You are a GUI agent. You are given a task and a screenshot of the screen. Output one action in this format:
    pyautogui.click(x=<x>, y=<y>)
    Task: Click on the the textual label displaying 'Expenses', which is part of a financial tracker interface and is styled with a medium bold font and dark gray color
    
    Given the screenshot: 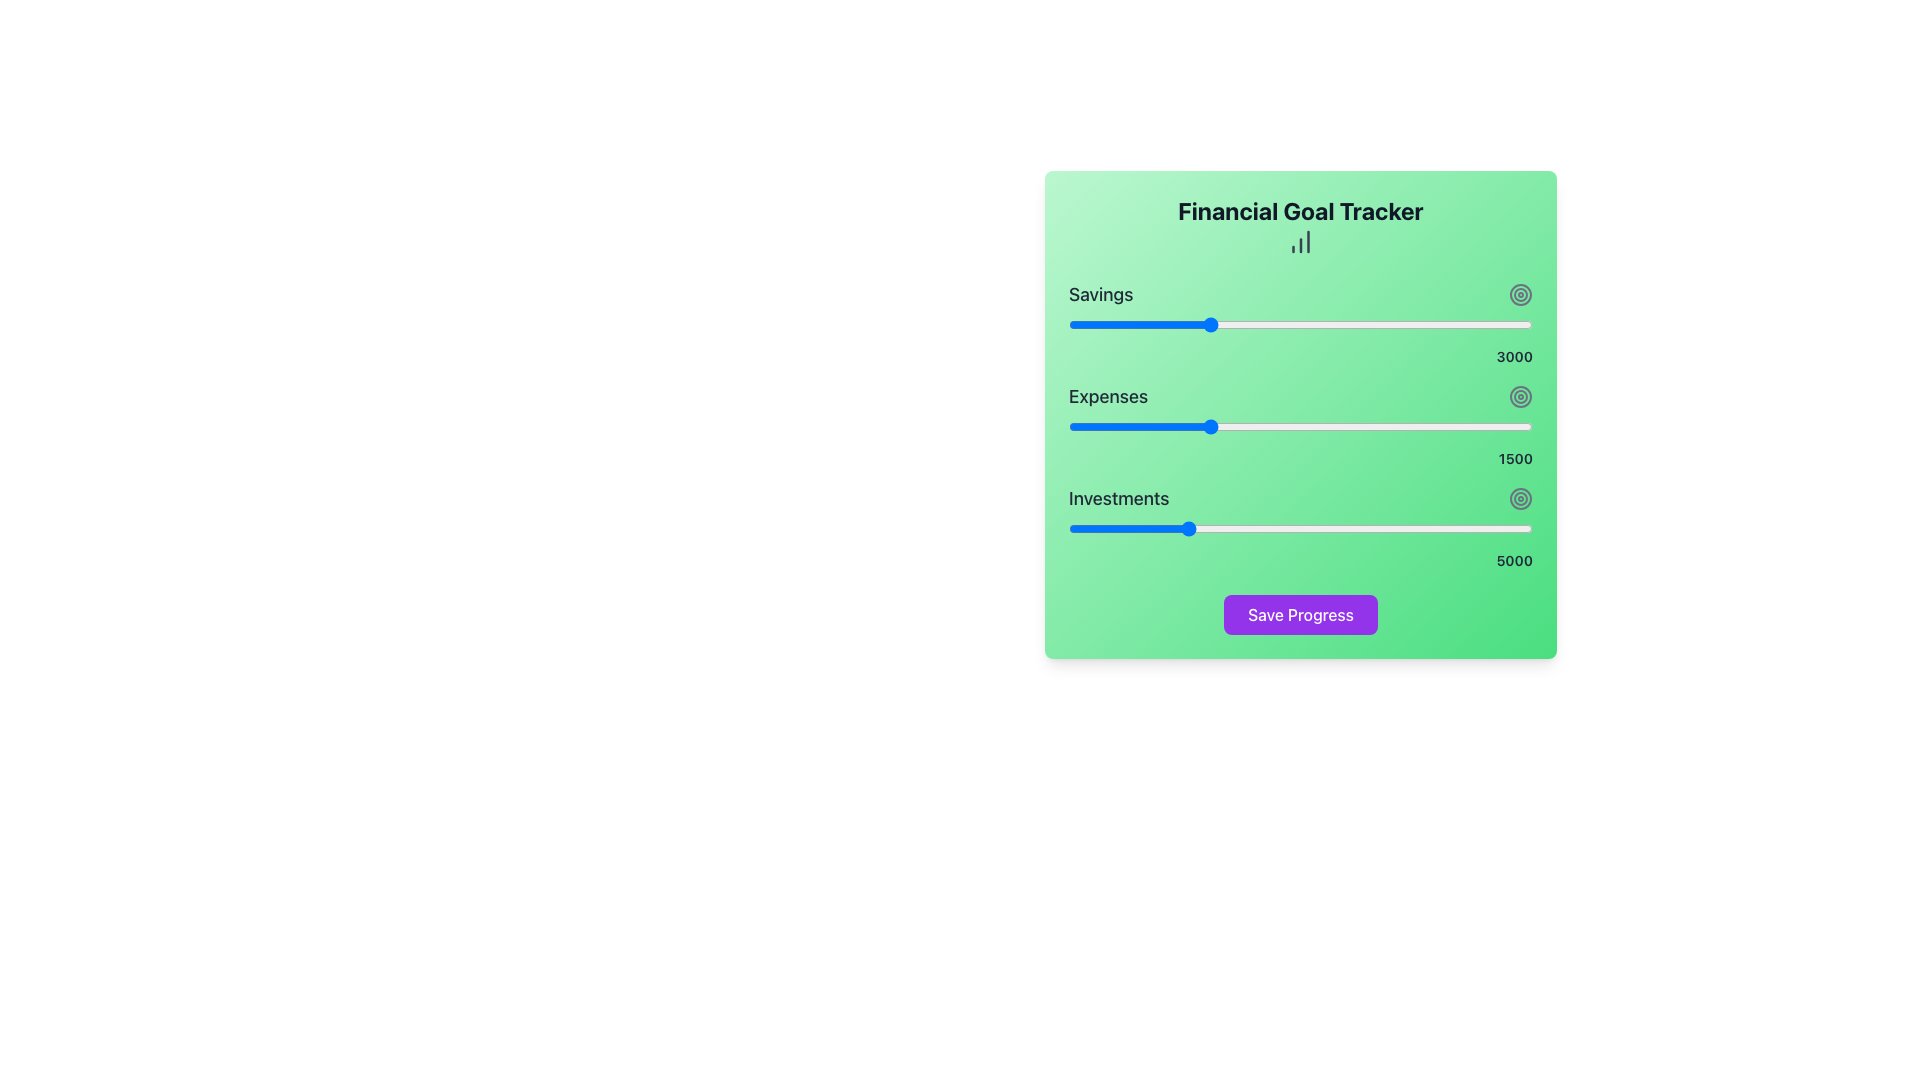 What is the action you would take?
    pyautogui.click(x=1107, y=397)
    